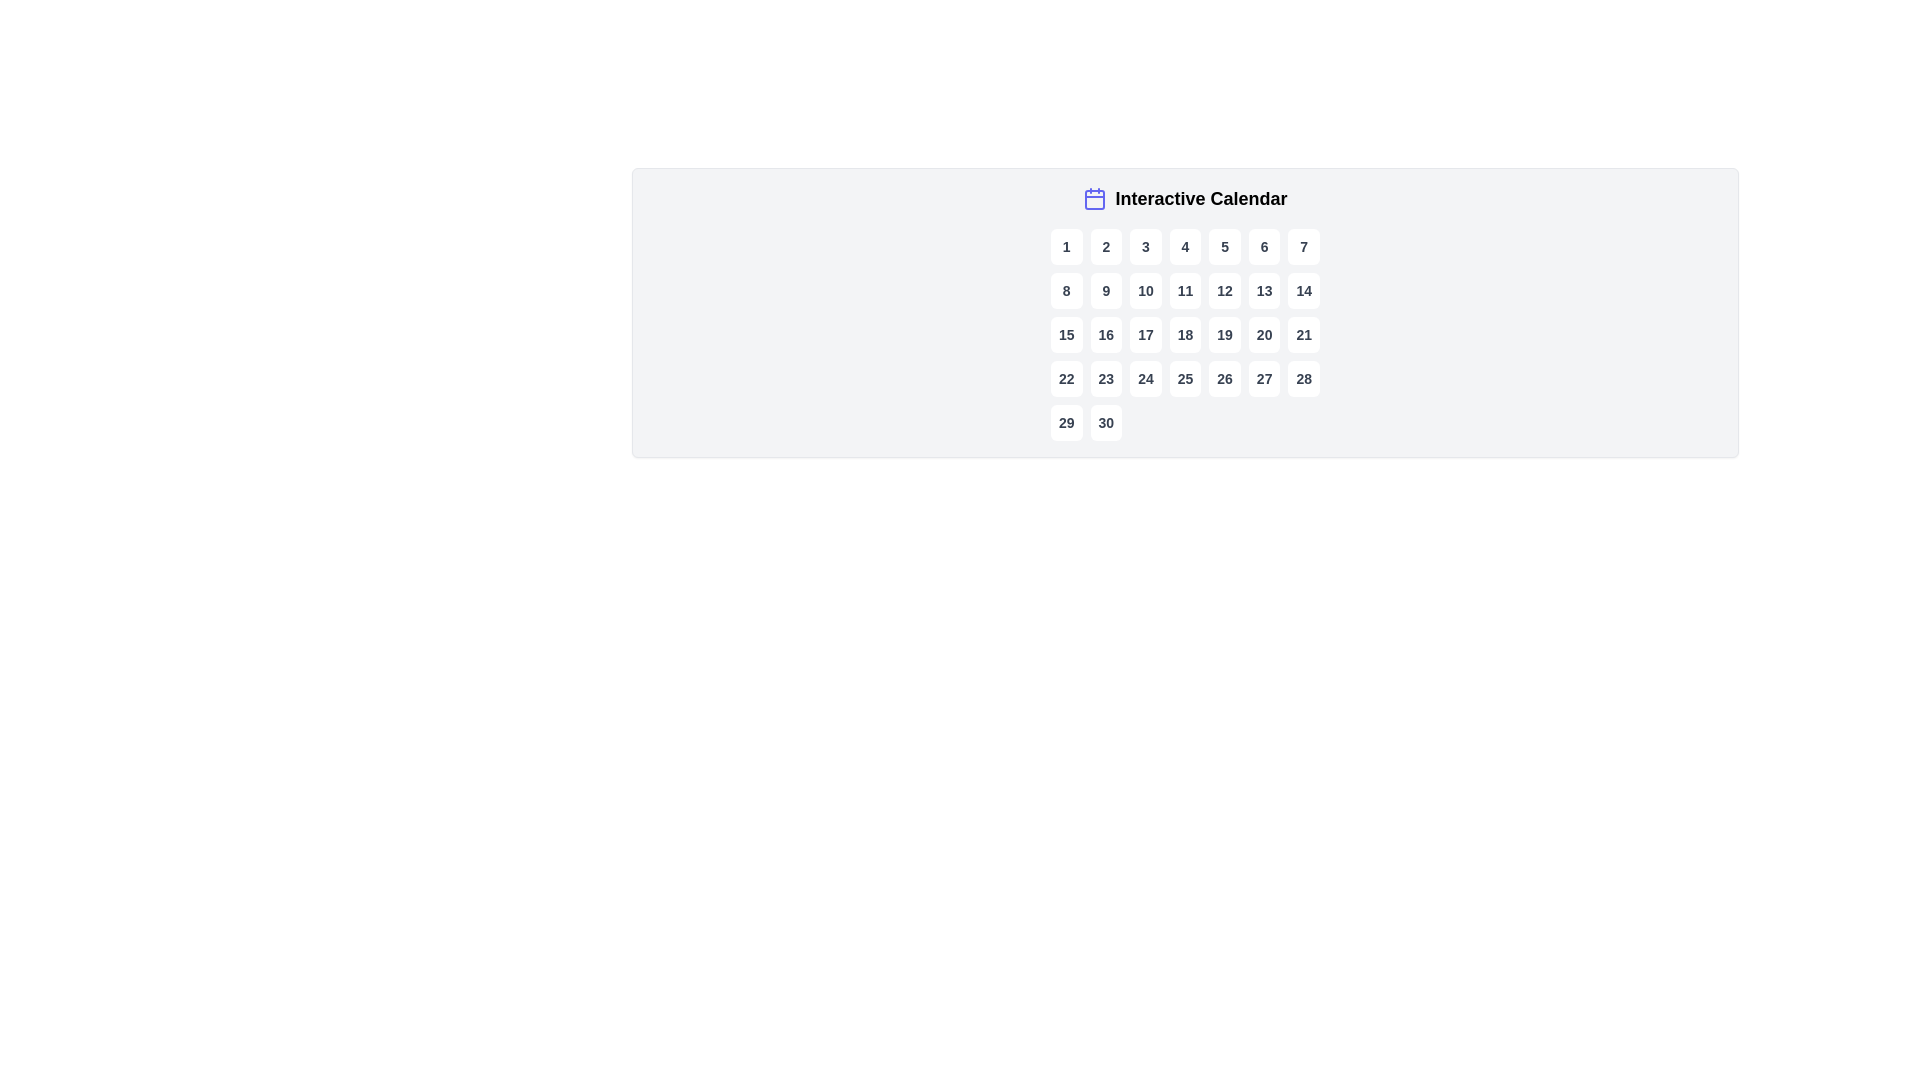 Image resolution: width=1920 pixels, height=1080 pixels. I want to click on the square button displaying the number '14' in the center, which has a white background and rounded corners, located in the second row and seventh column of the calendar grid, so click(1304, 290).